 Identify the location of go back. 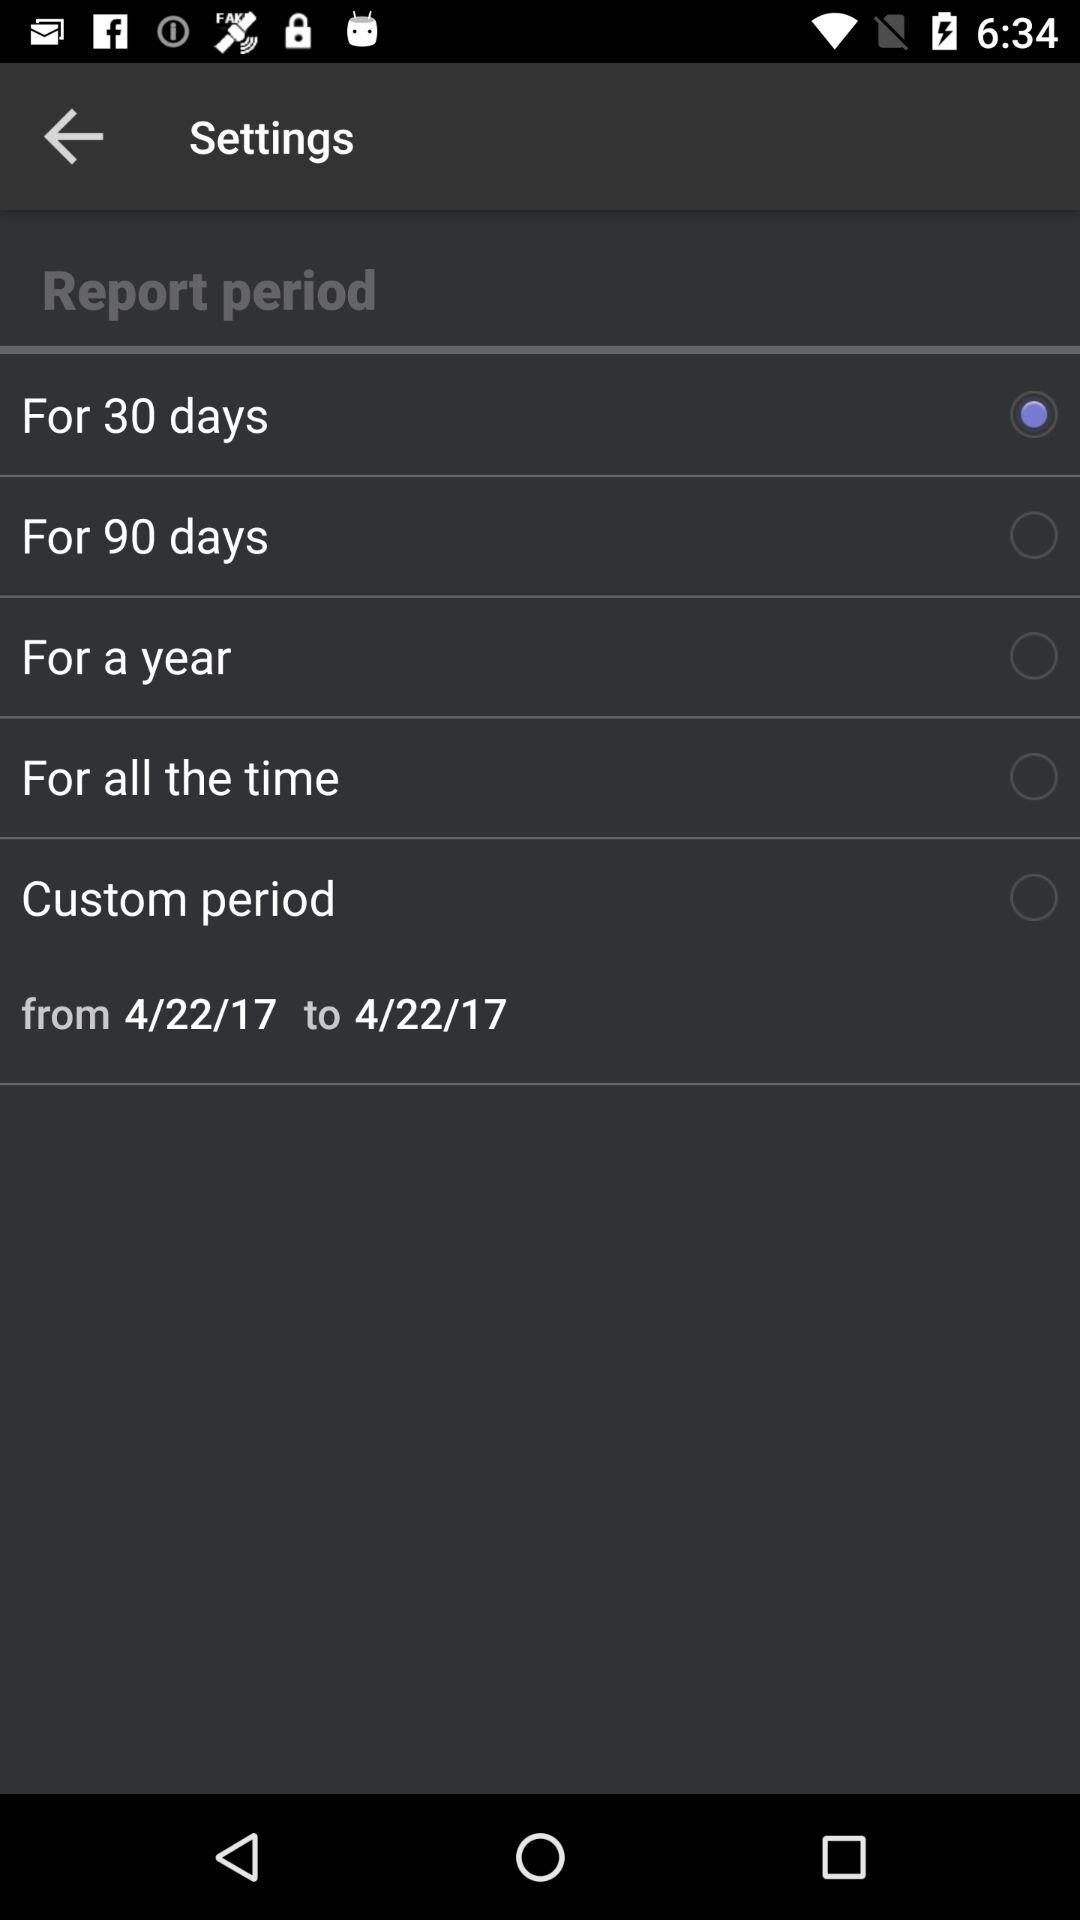
(72, 135).